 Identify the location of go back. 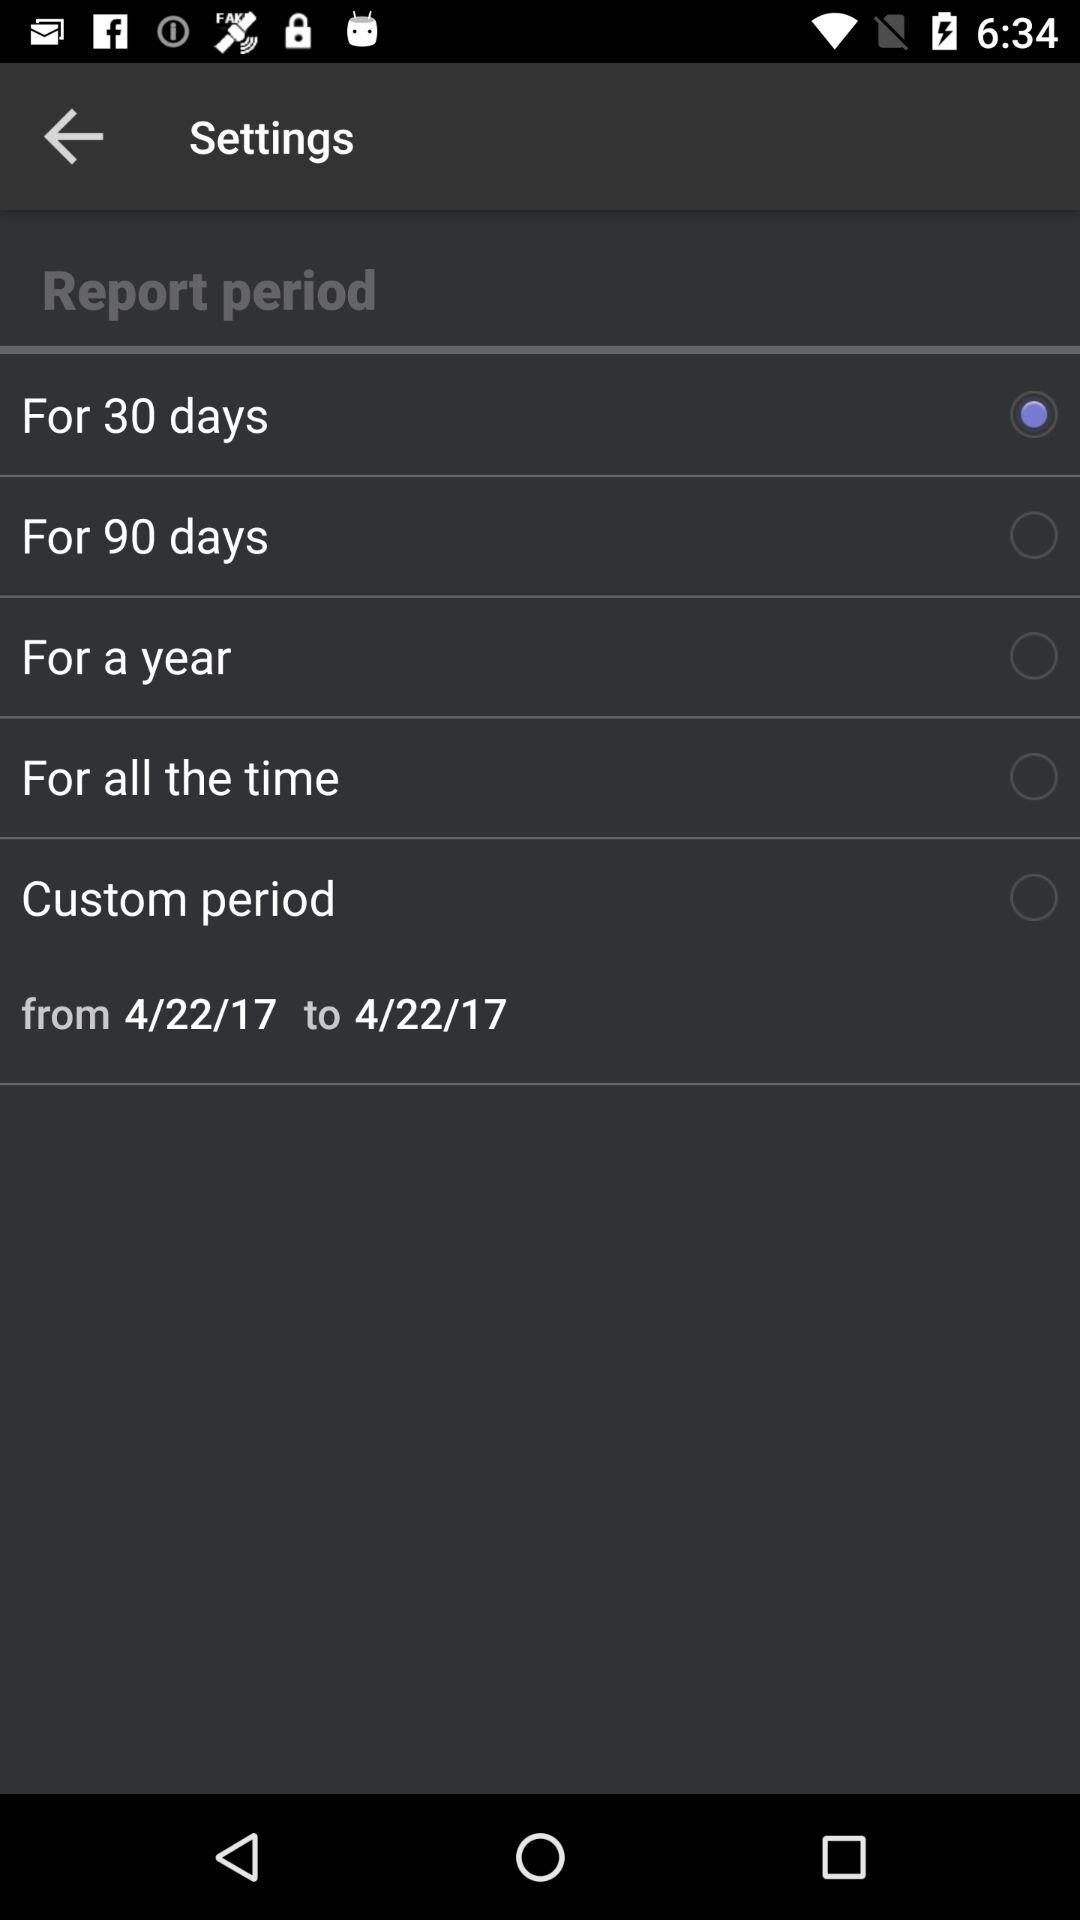
(72, 135).